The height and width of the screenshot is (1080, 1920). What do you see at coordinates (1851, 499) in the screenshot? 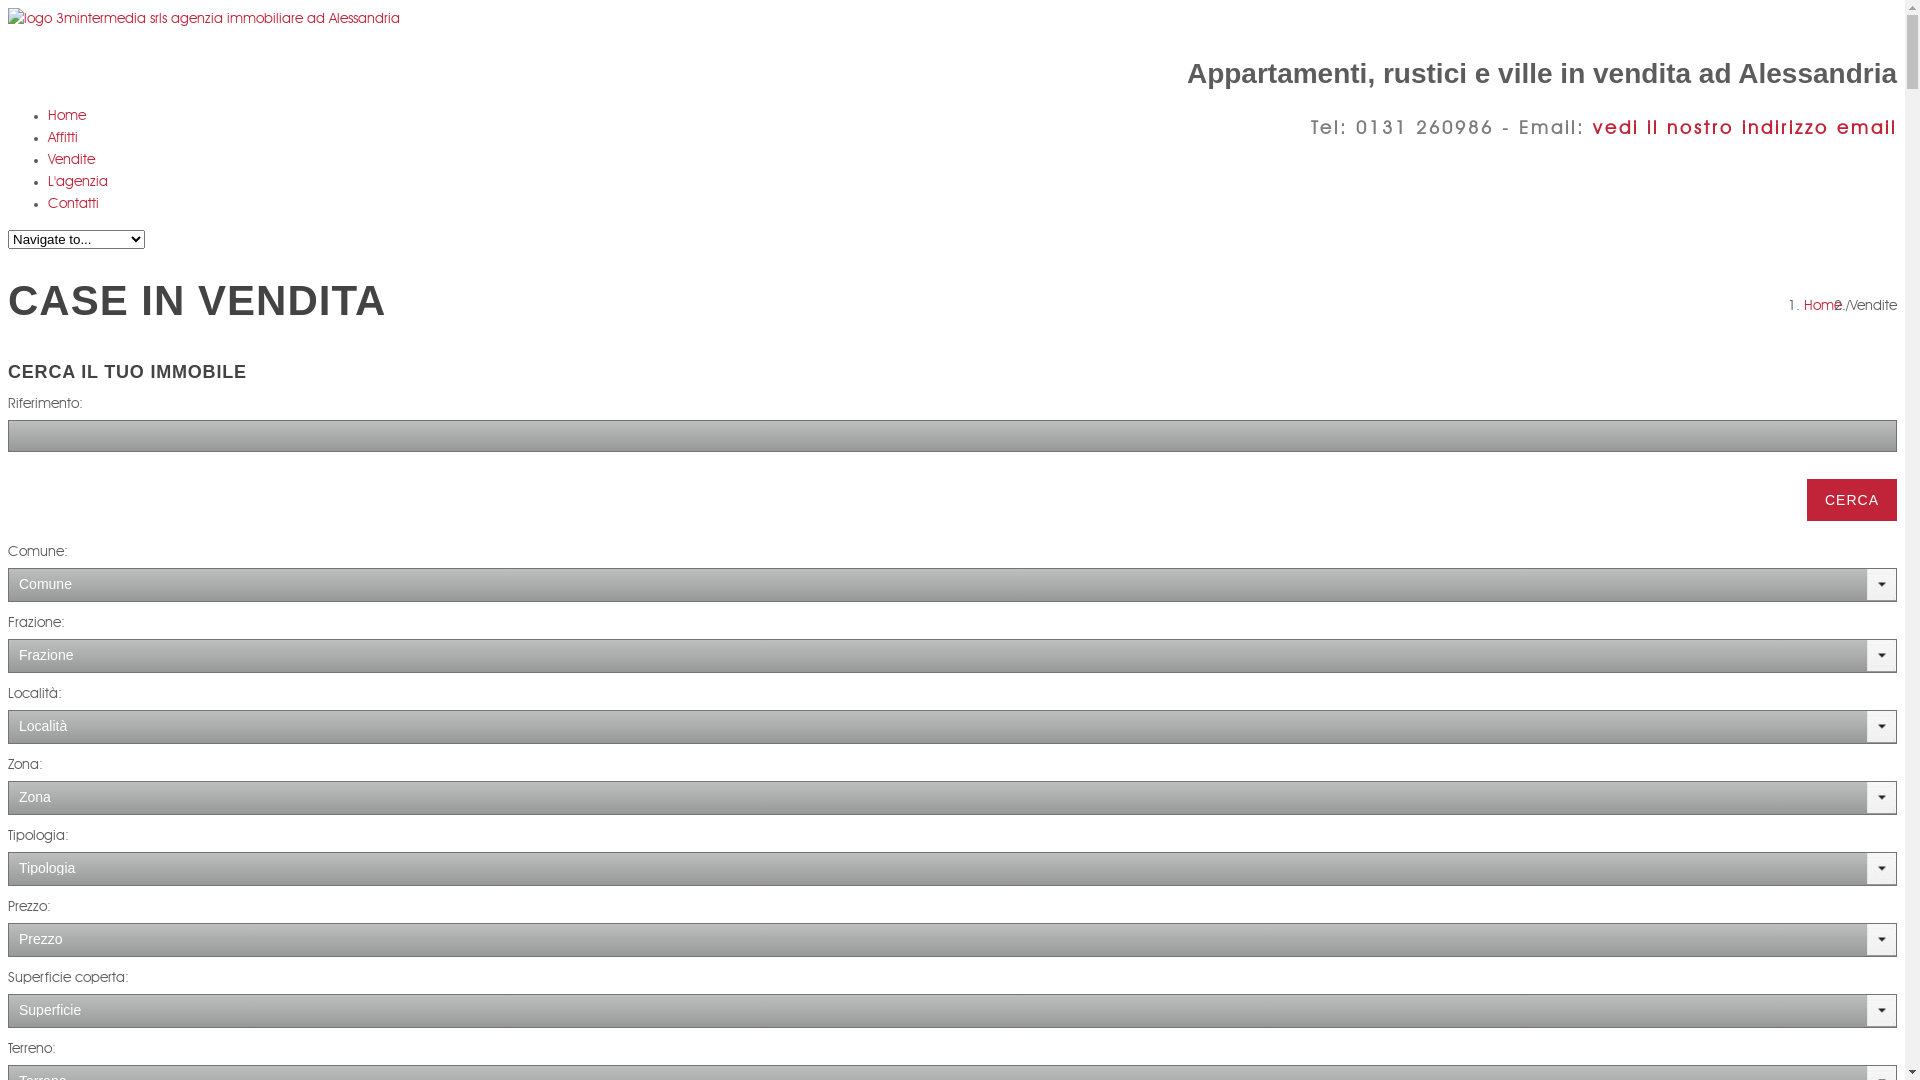
I see `'CERCA'` at bounding box center [1851, 499].